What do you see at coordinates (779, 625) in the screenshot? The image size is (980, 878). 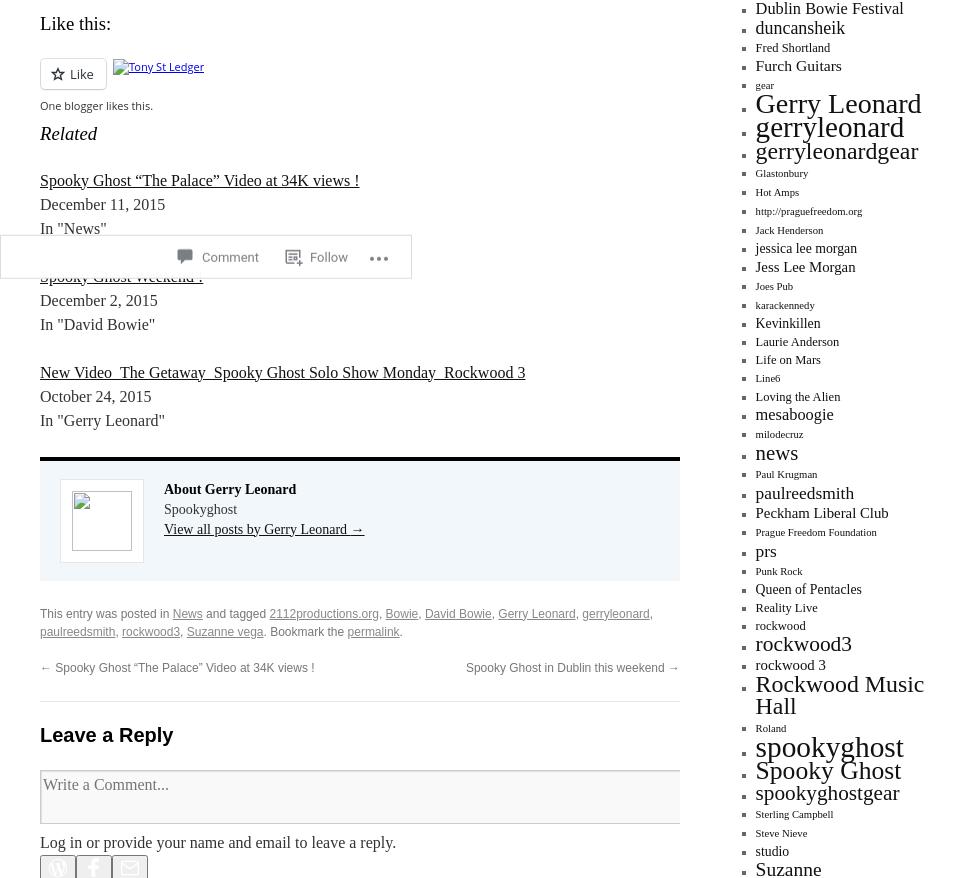 I see `'rockwood'` at bounding box center [779, 625].